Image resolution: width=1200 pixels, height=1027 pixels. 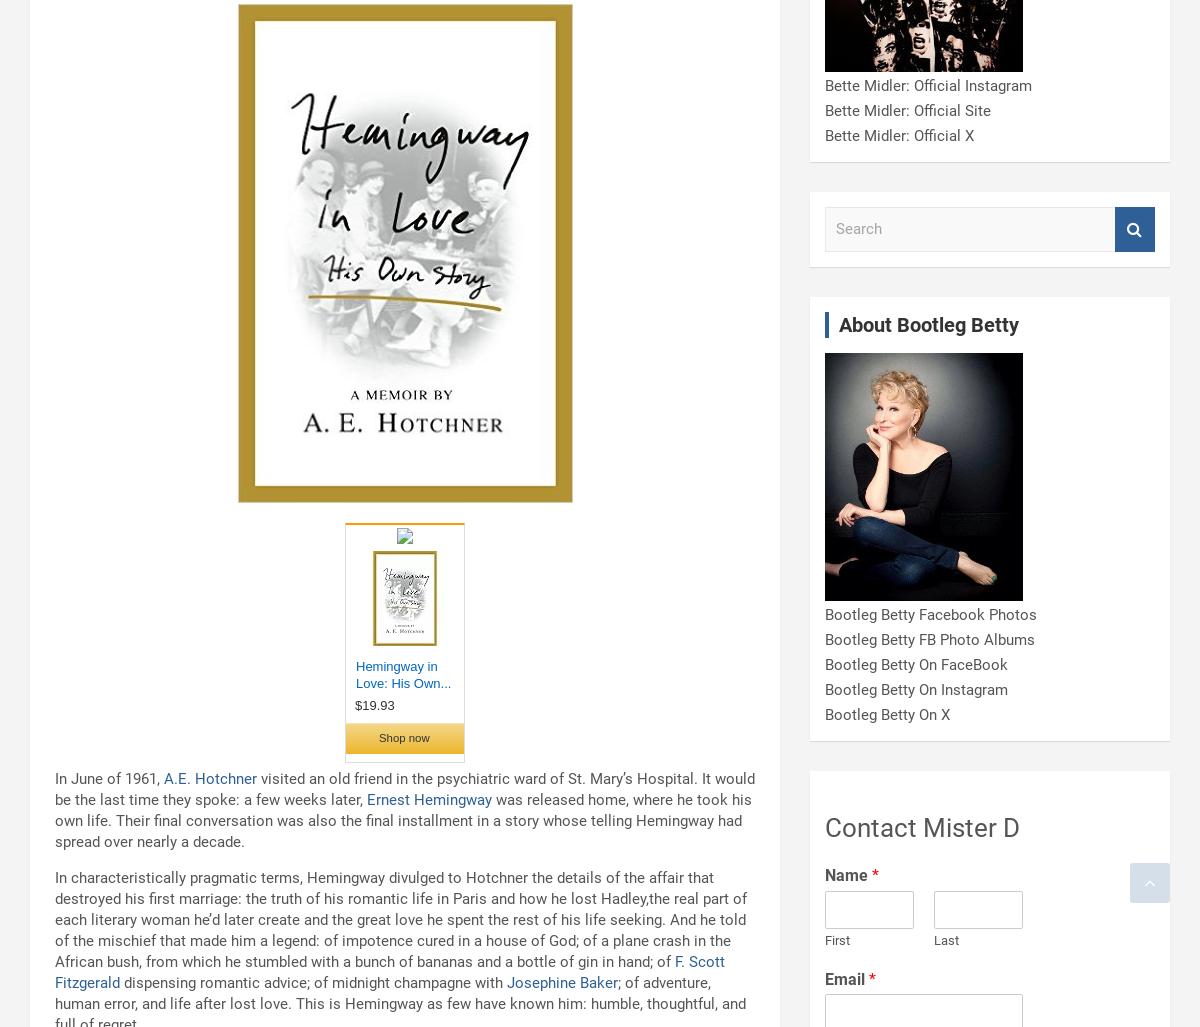 What do you see at coordinates (403, 820) in the screenshot?
I see `'was released home, where he took his own life. Their final conversation was also the final installment in a story whose telling Hemingway had spread over nearly a decade.'` at bounding box center [403, 820].